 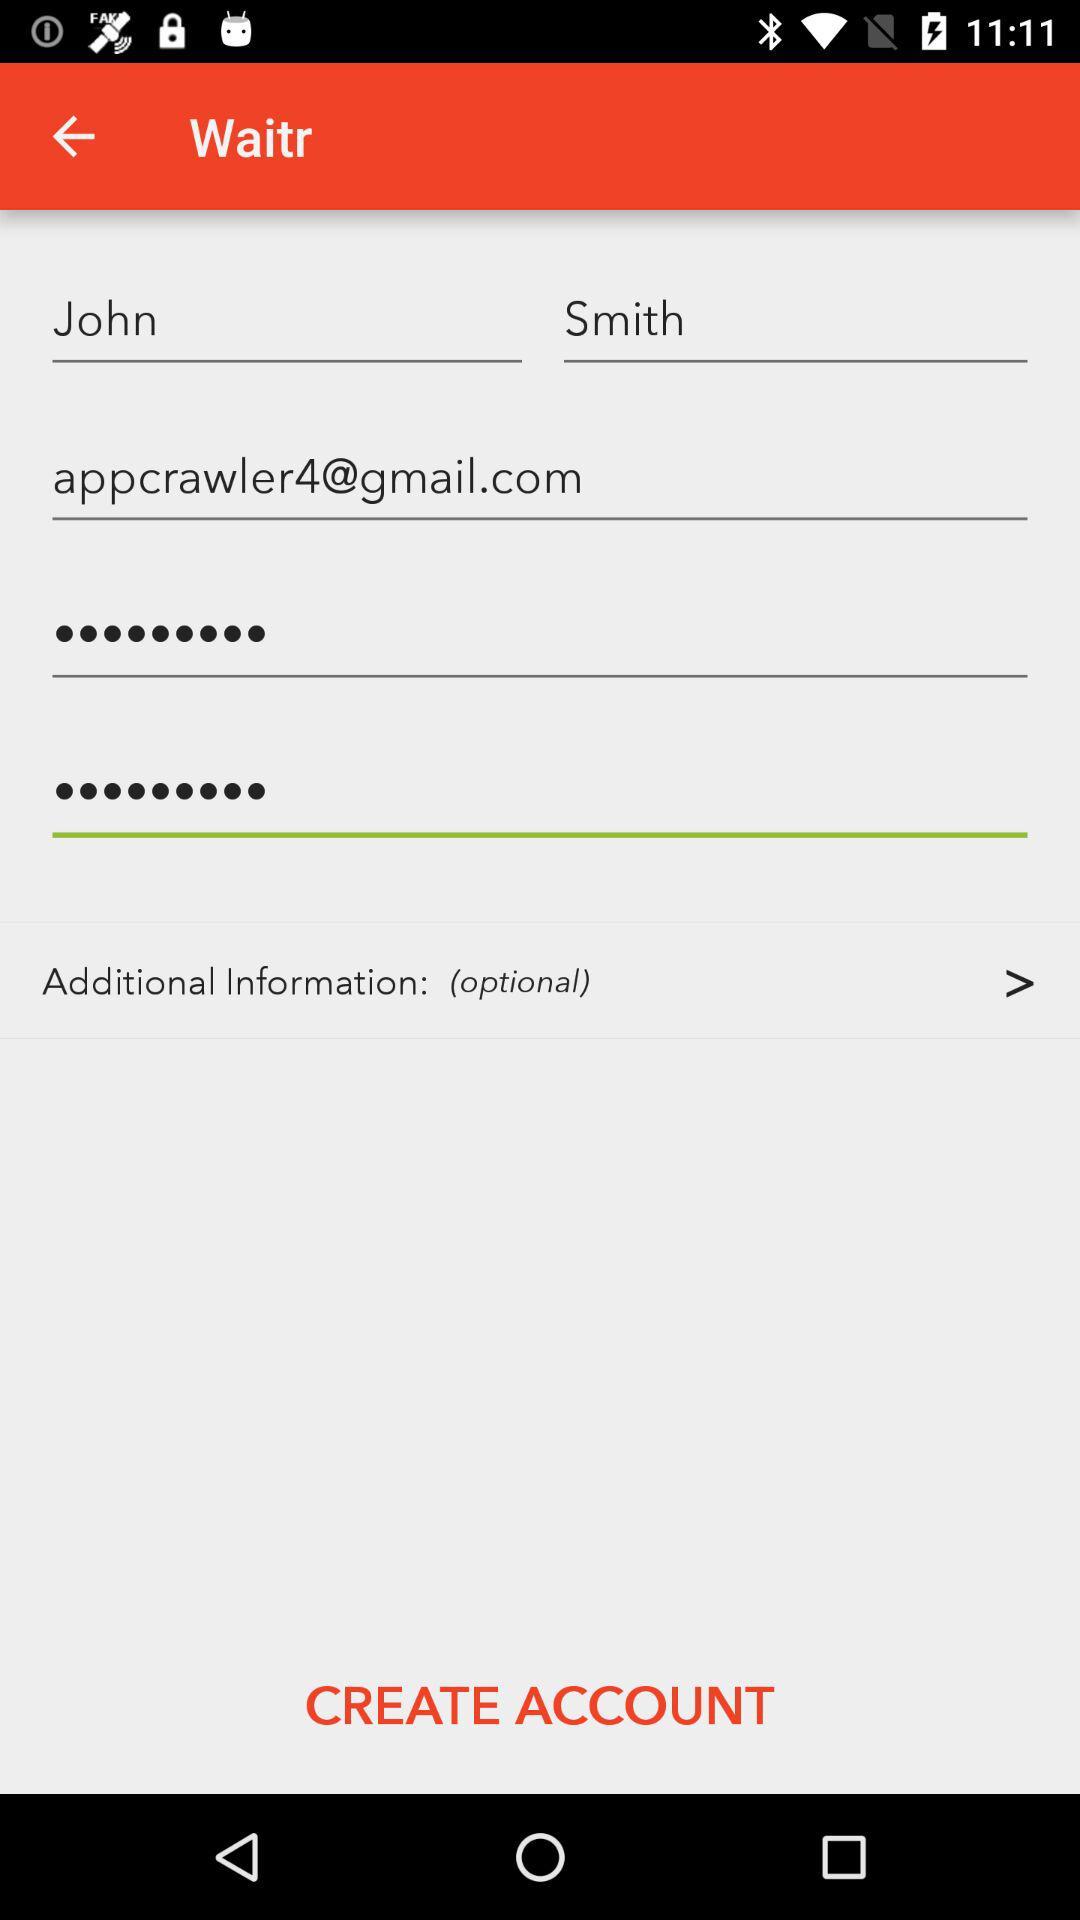 I want to click on appcrawler4@gmail.com, so click(x=540, y=474).